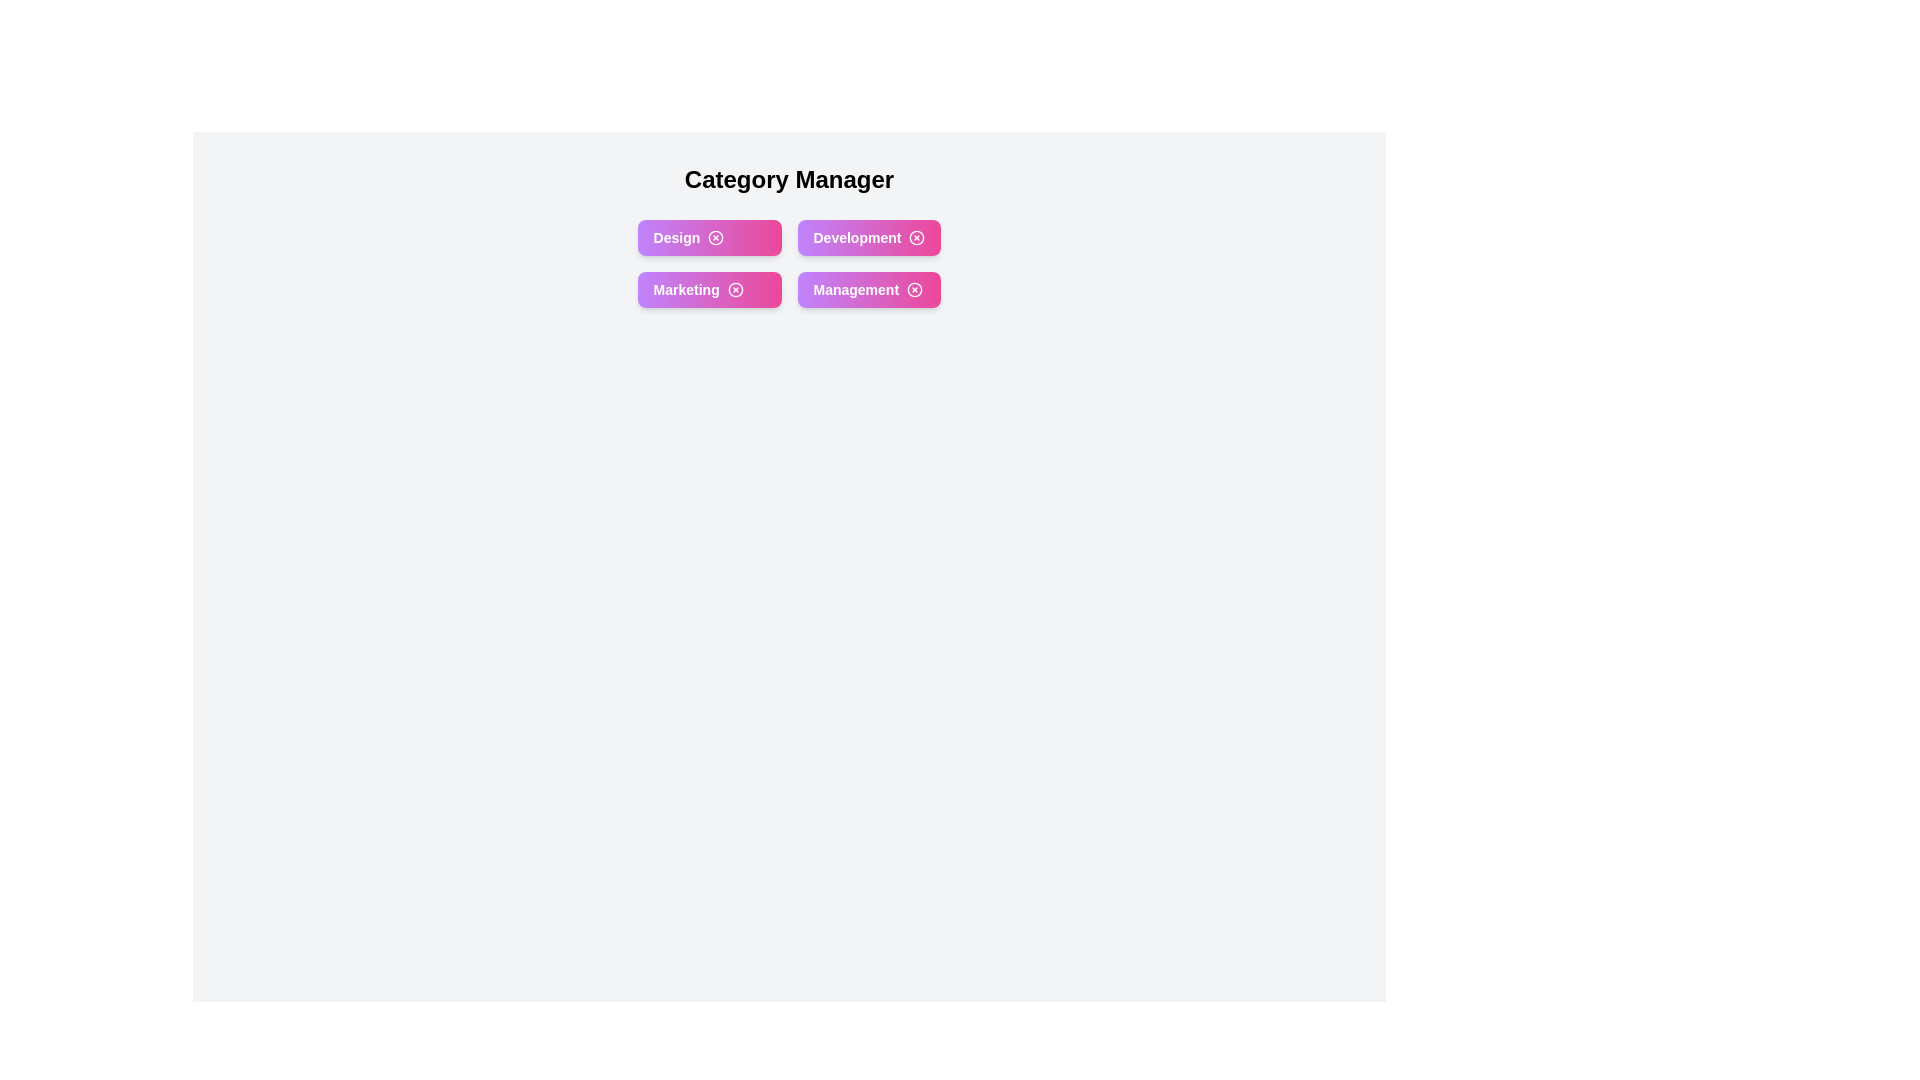  Describe the element at coordinates (916, 237) in the screenshot. I see `close button on the category chip labeled Development to remove it` at that location.